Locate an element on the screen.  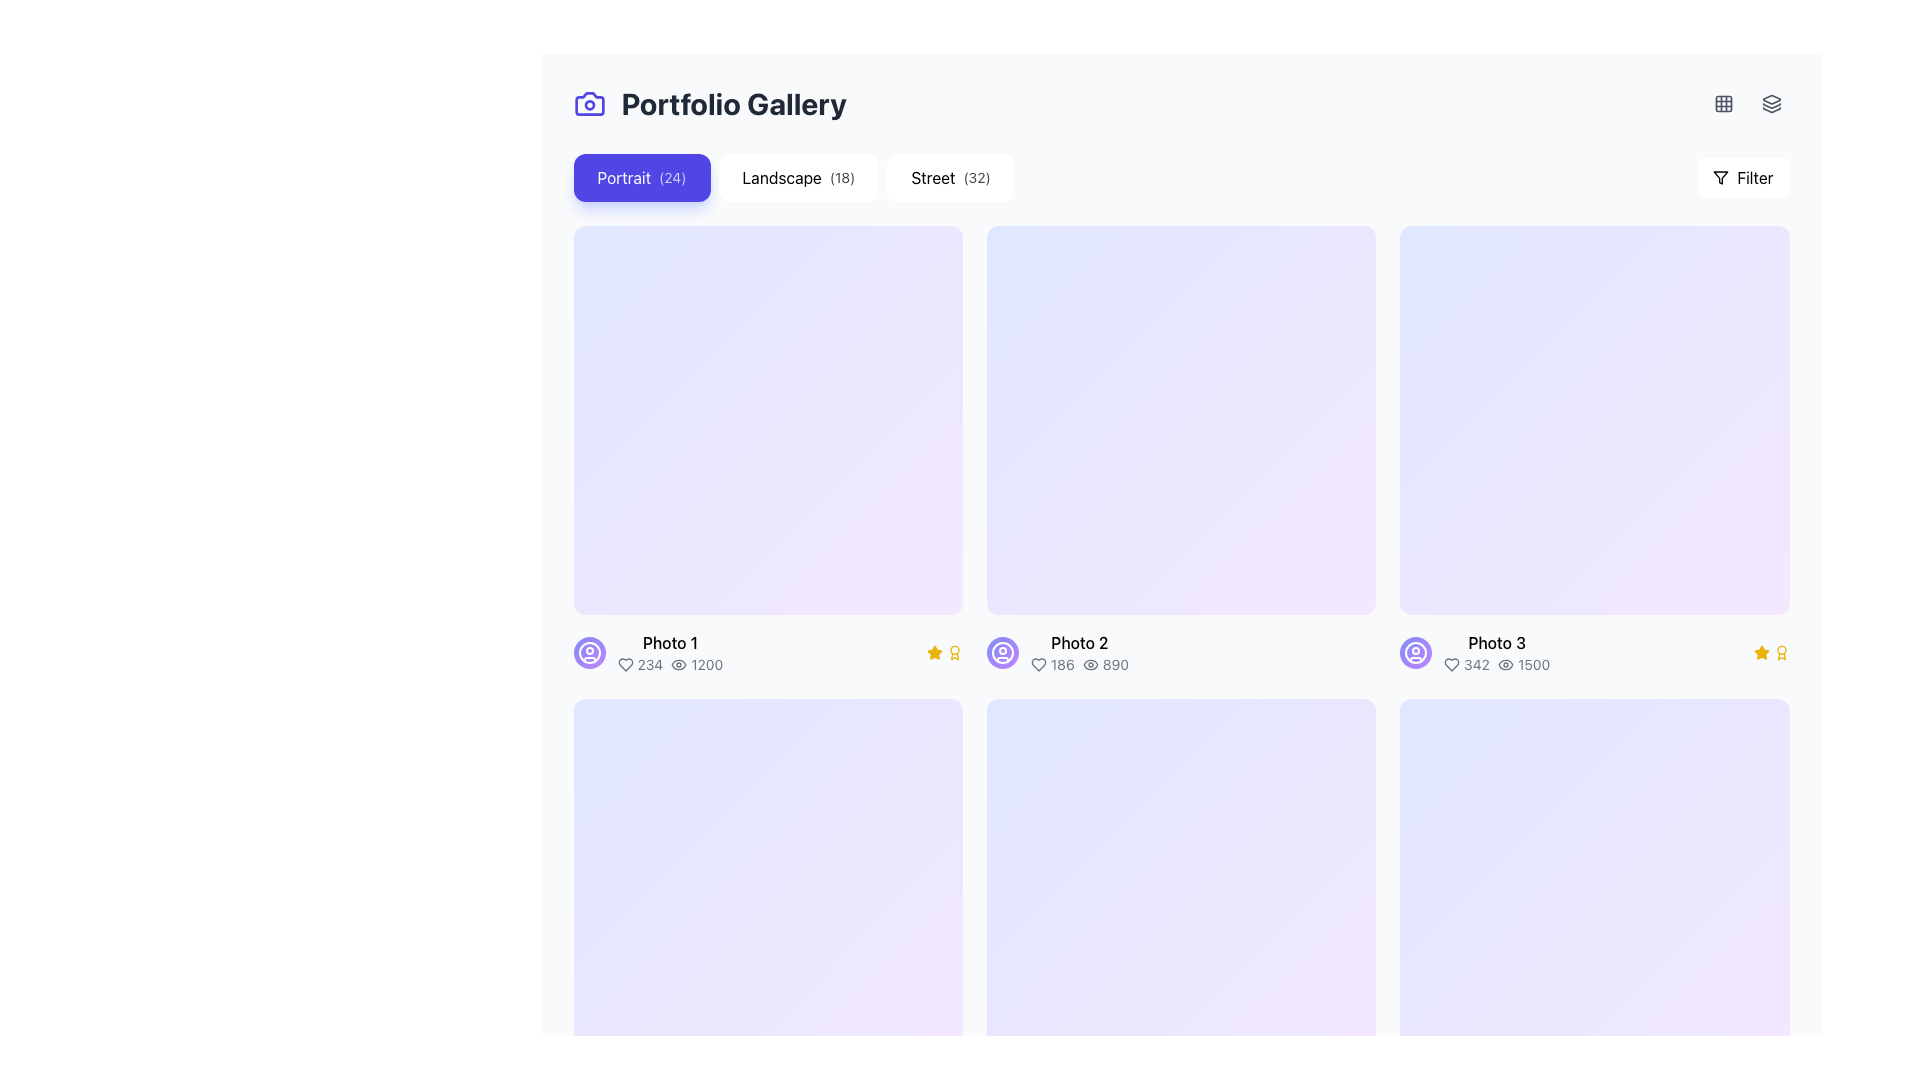
like count displayed next to the heart icon in the 'Photo 2' section, which indicates the popularity of the photo is located at coordinates (1051, 665).